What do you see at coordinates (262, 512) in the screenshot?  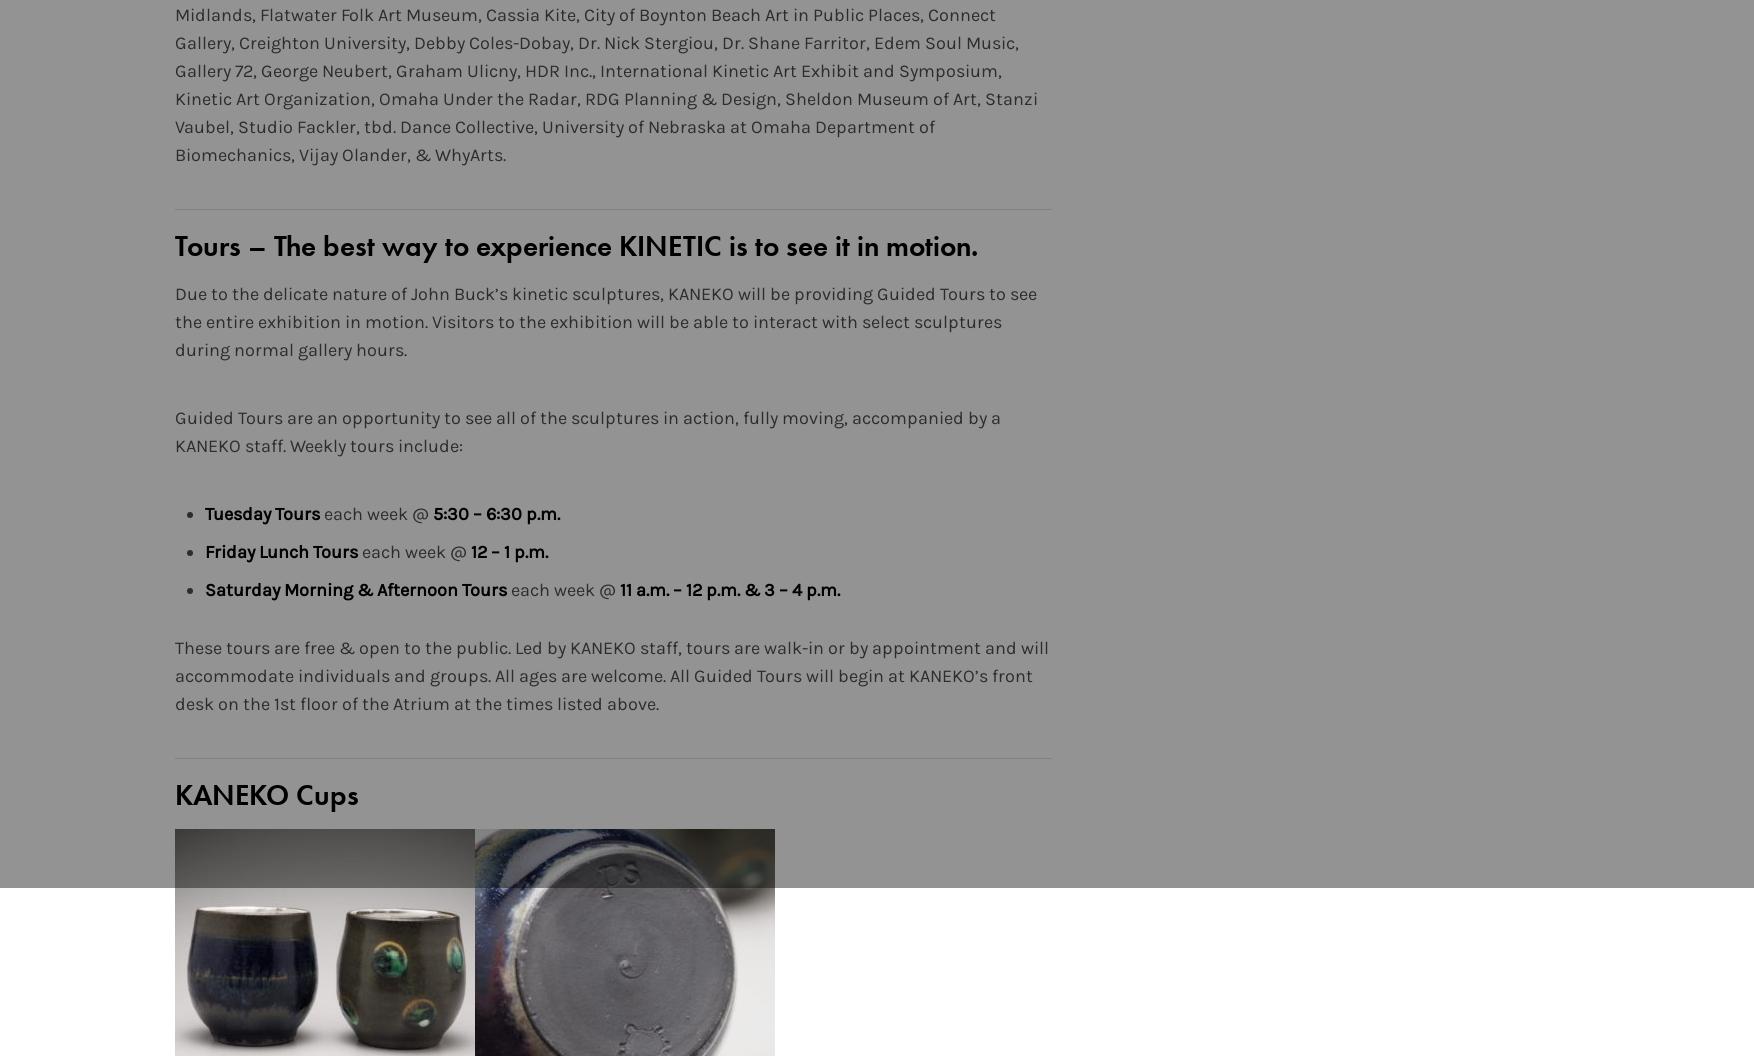 I see `'Tuesday Tours'` at bounding box center [262, 512].